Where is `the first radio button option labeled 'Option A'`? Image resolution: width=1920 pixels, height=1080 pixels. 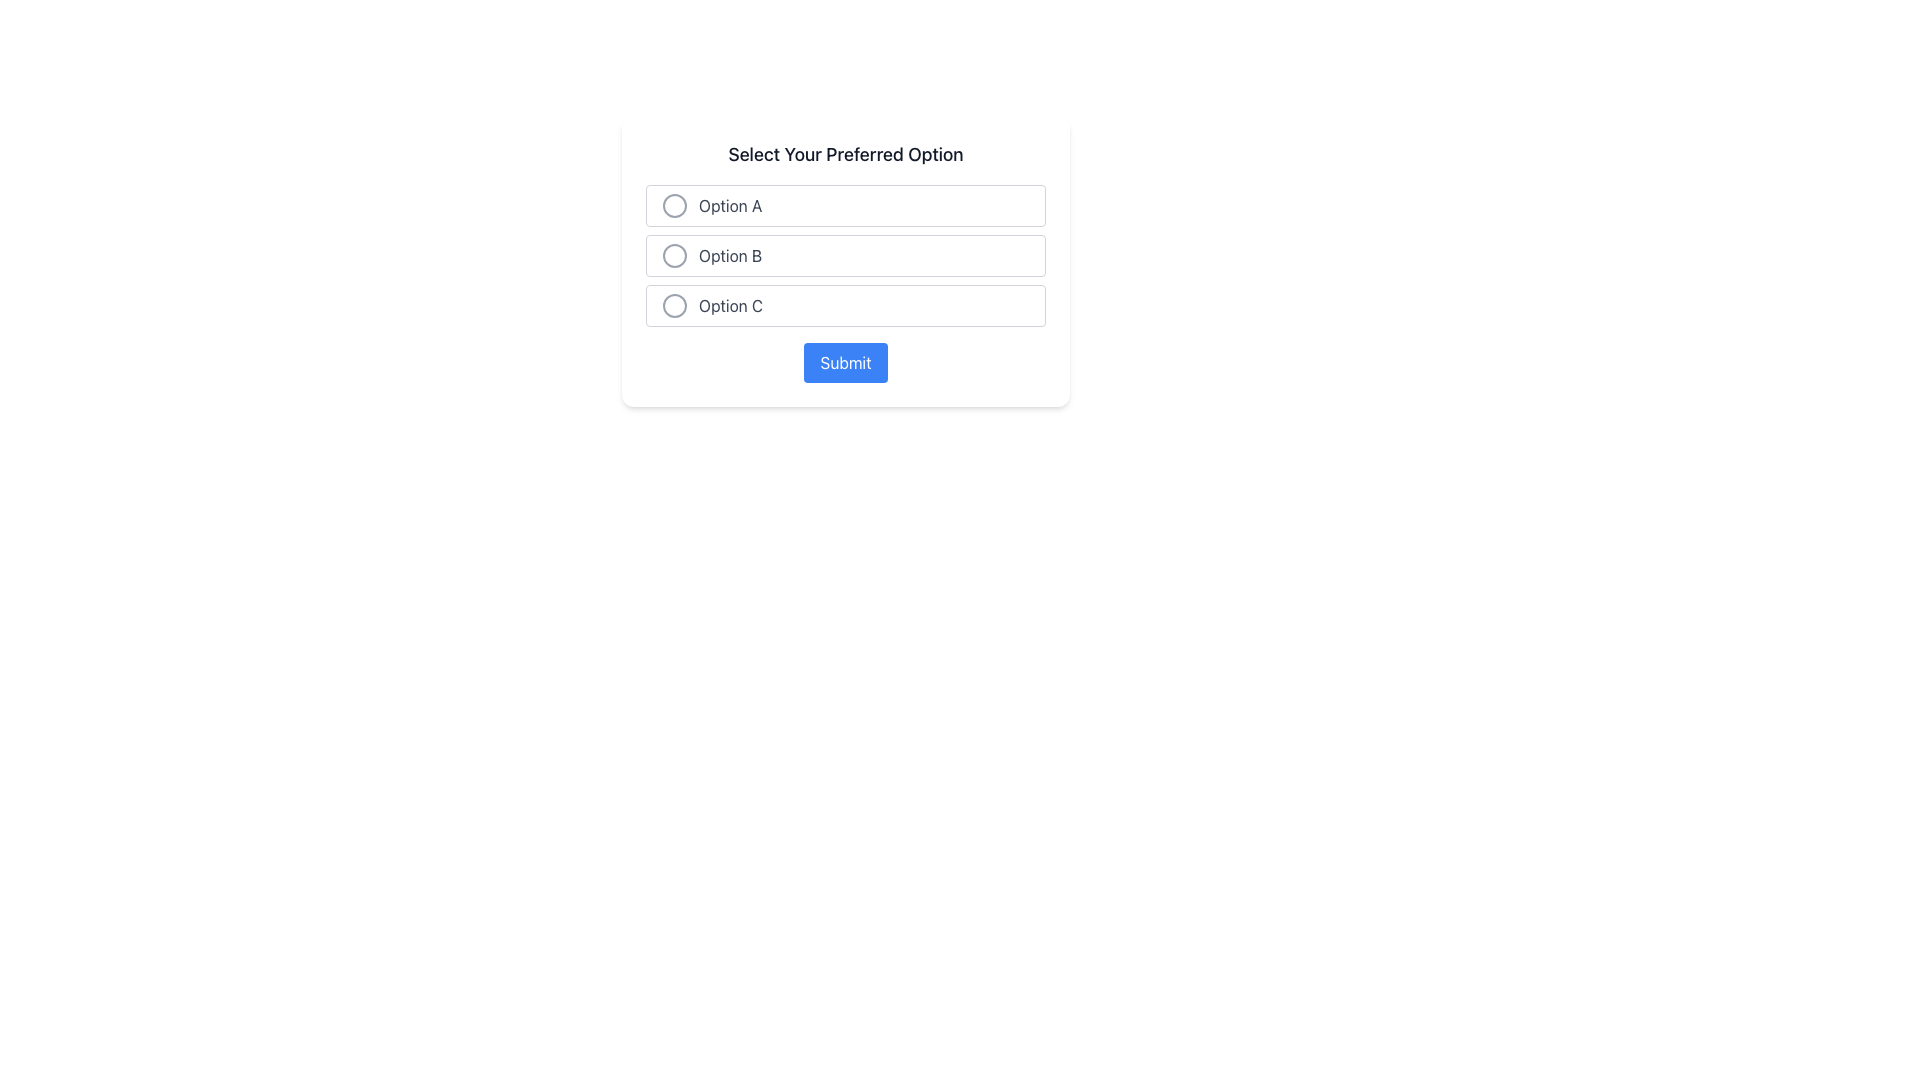
the first radio button option labeled 'Option A' is located at coordinates (845, 205).